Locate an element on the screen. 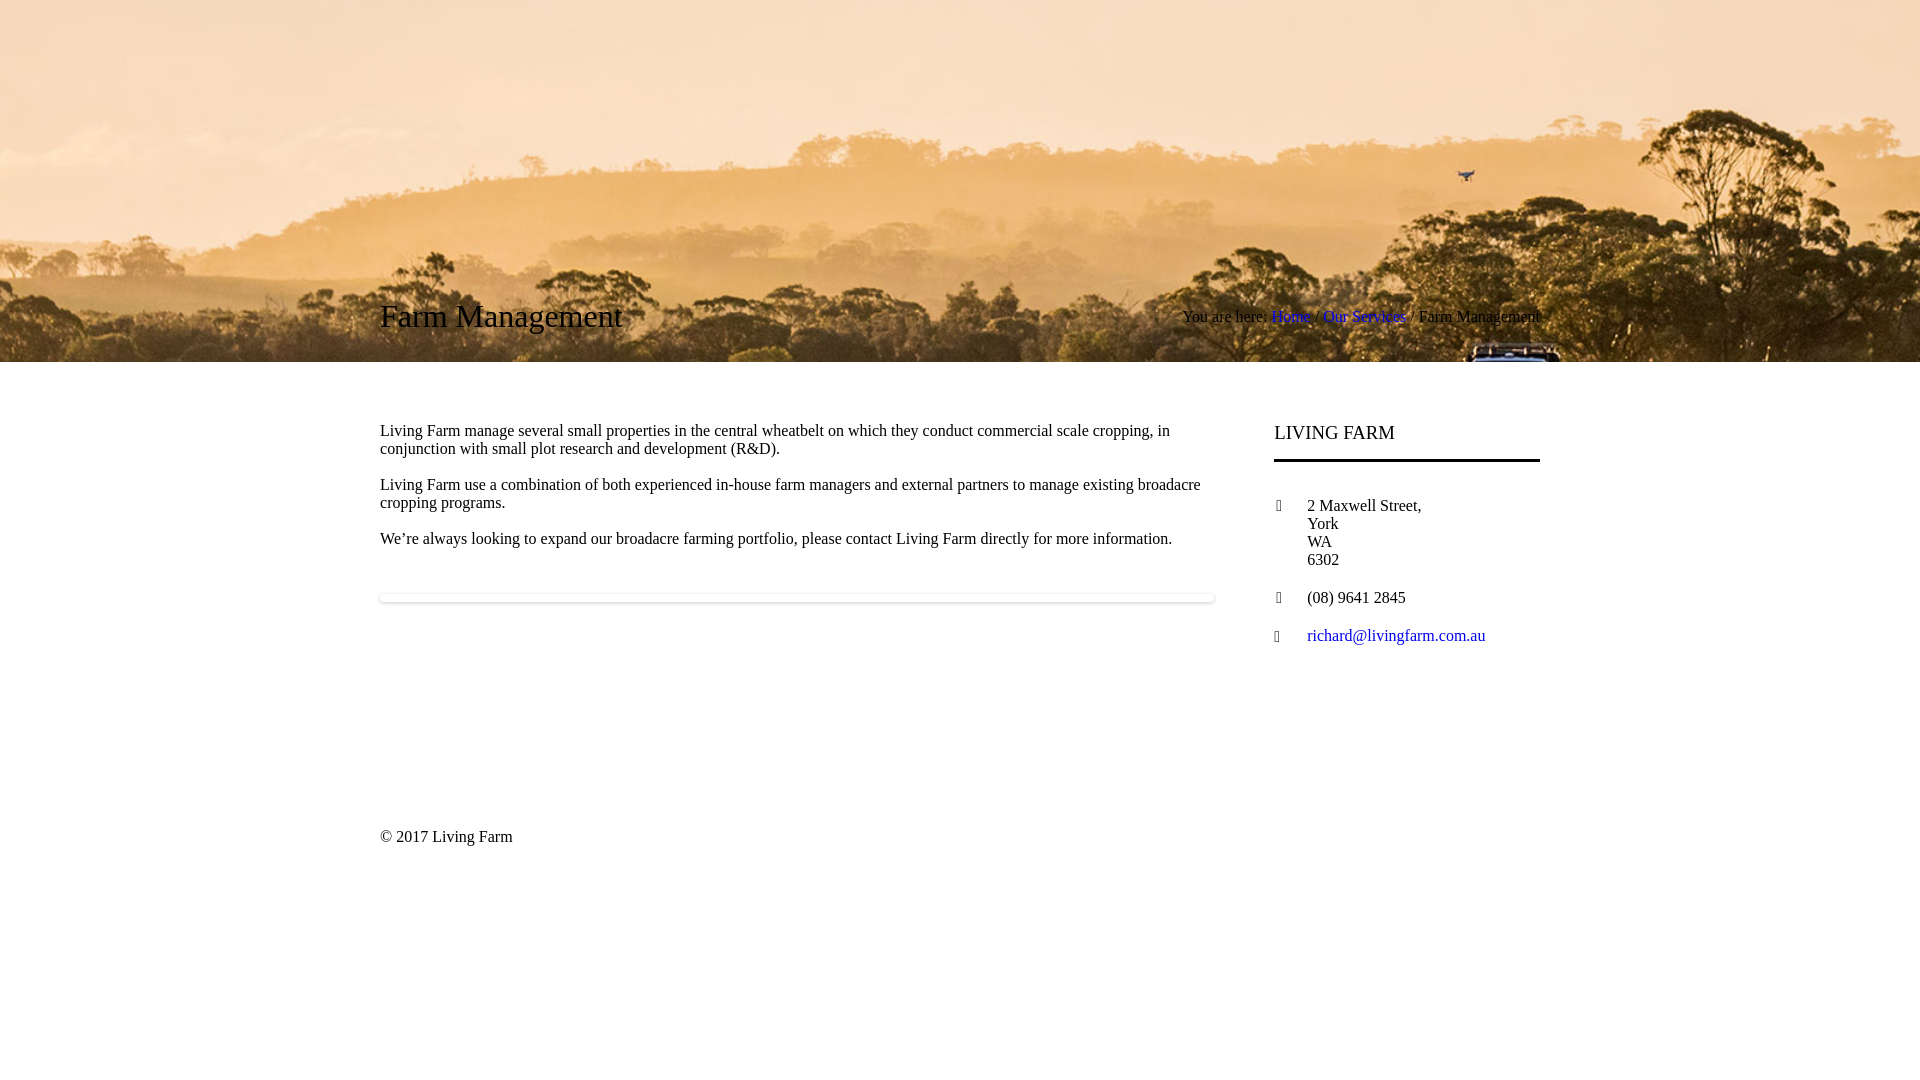  'Home' is located at coordinates (1291, 315).